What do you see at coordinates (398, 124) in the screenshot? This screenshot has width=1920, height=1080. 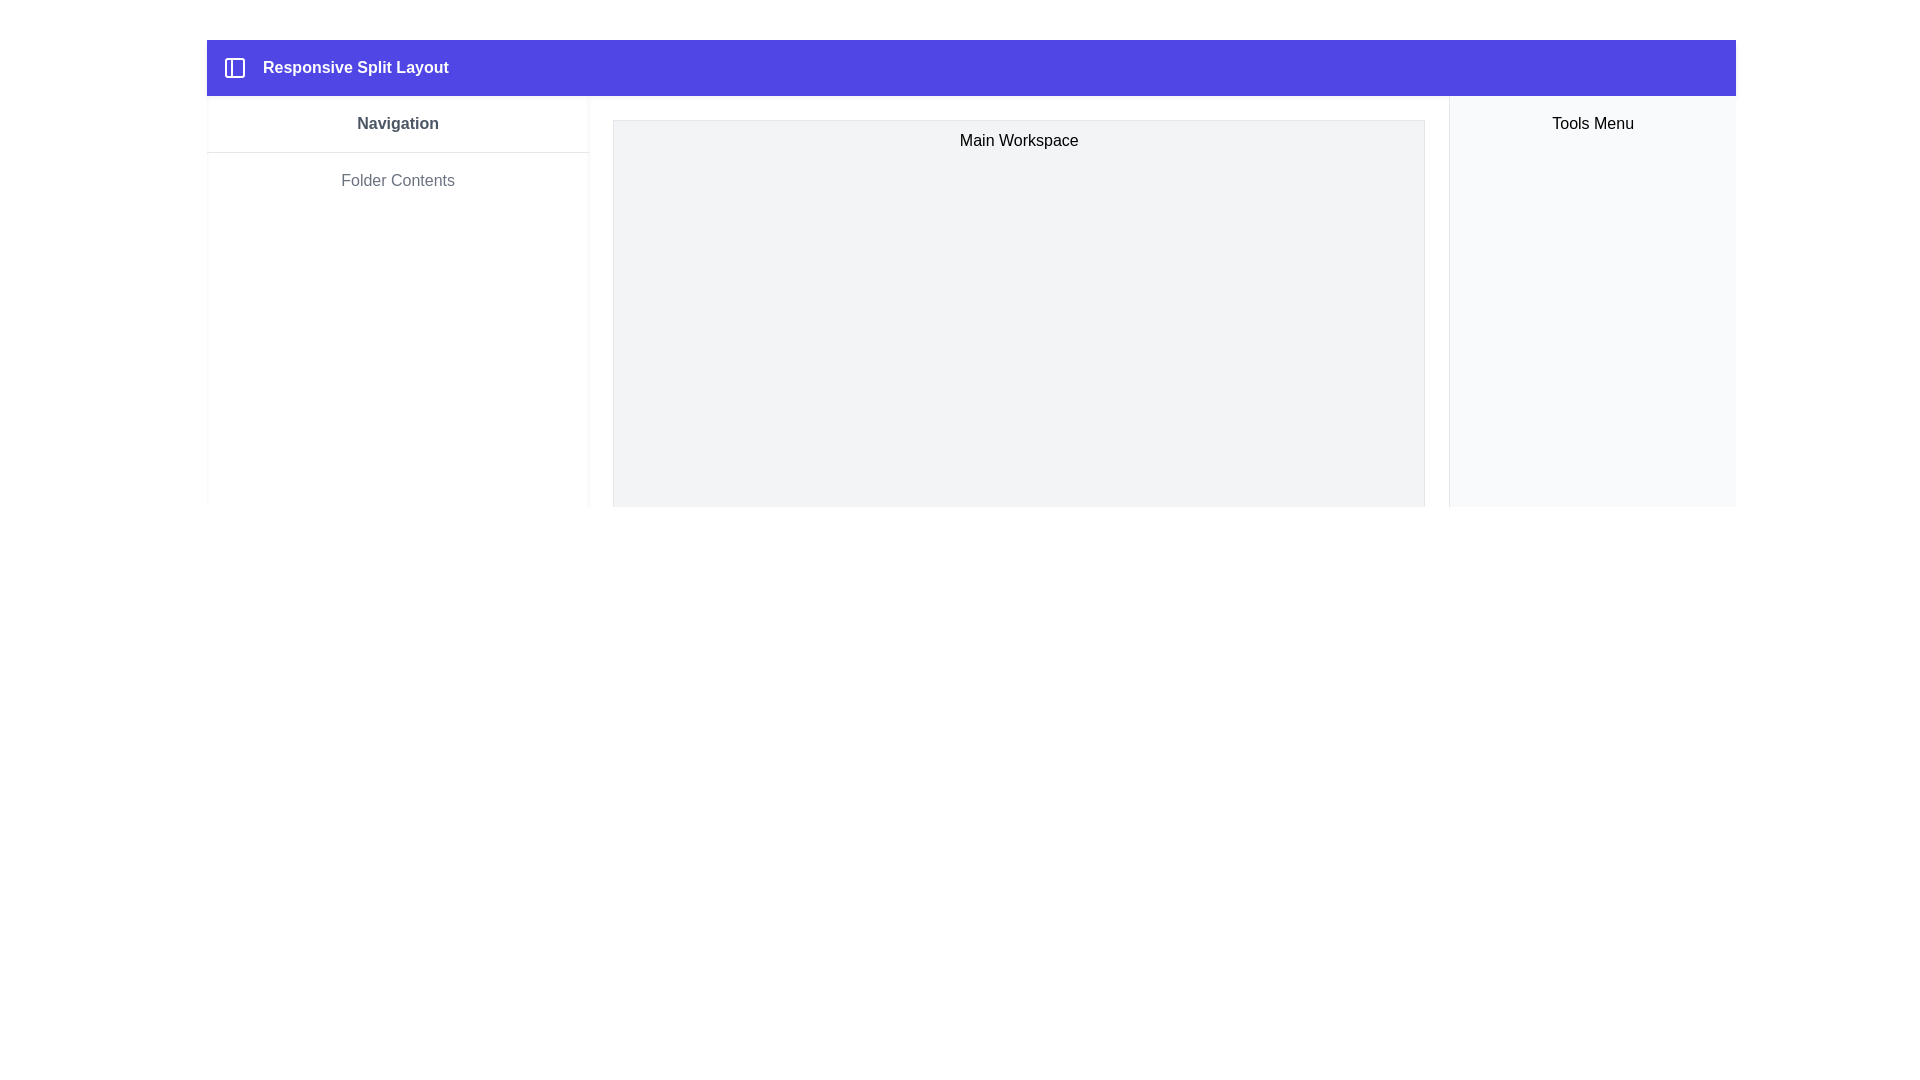 I see `the 'Navigation' text label in the left sidebar, which is styled with a bold font and gray color, positioned above the 'Folder Contents' label` at bounding box center [398, 124].